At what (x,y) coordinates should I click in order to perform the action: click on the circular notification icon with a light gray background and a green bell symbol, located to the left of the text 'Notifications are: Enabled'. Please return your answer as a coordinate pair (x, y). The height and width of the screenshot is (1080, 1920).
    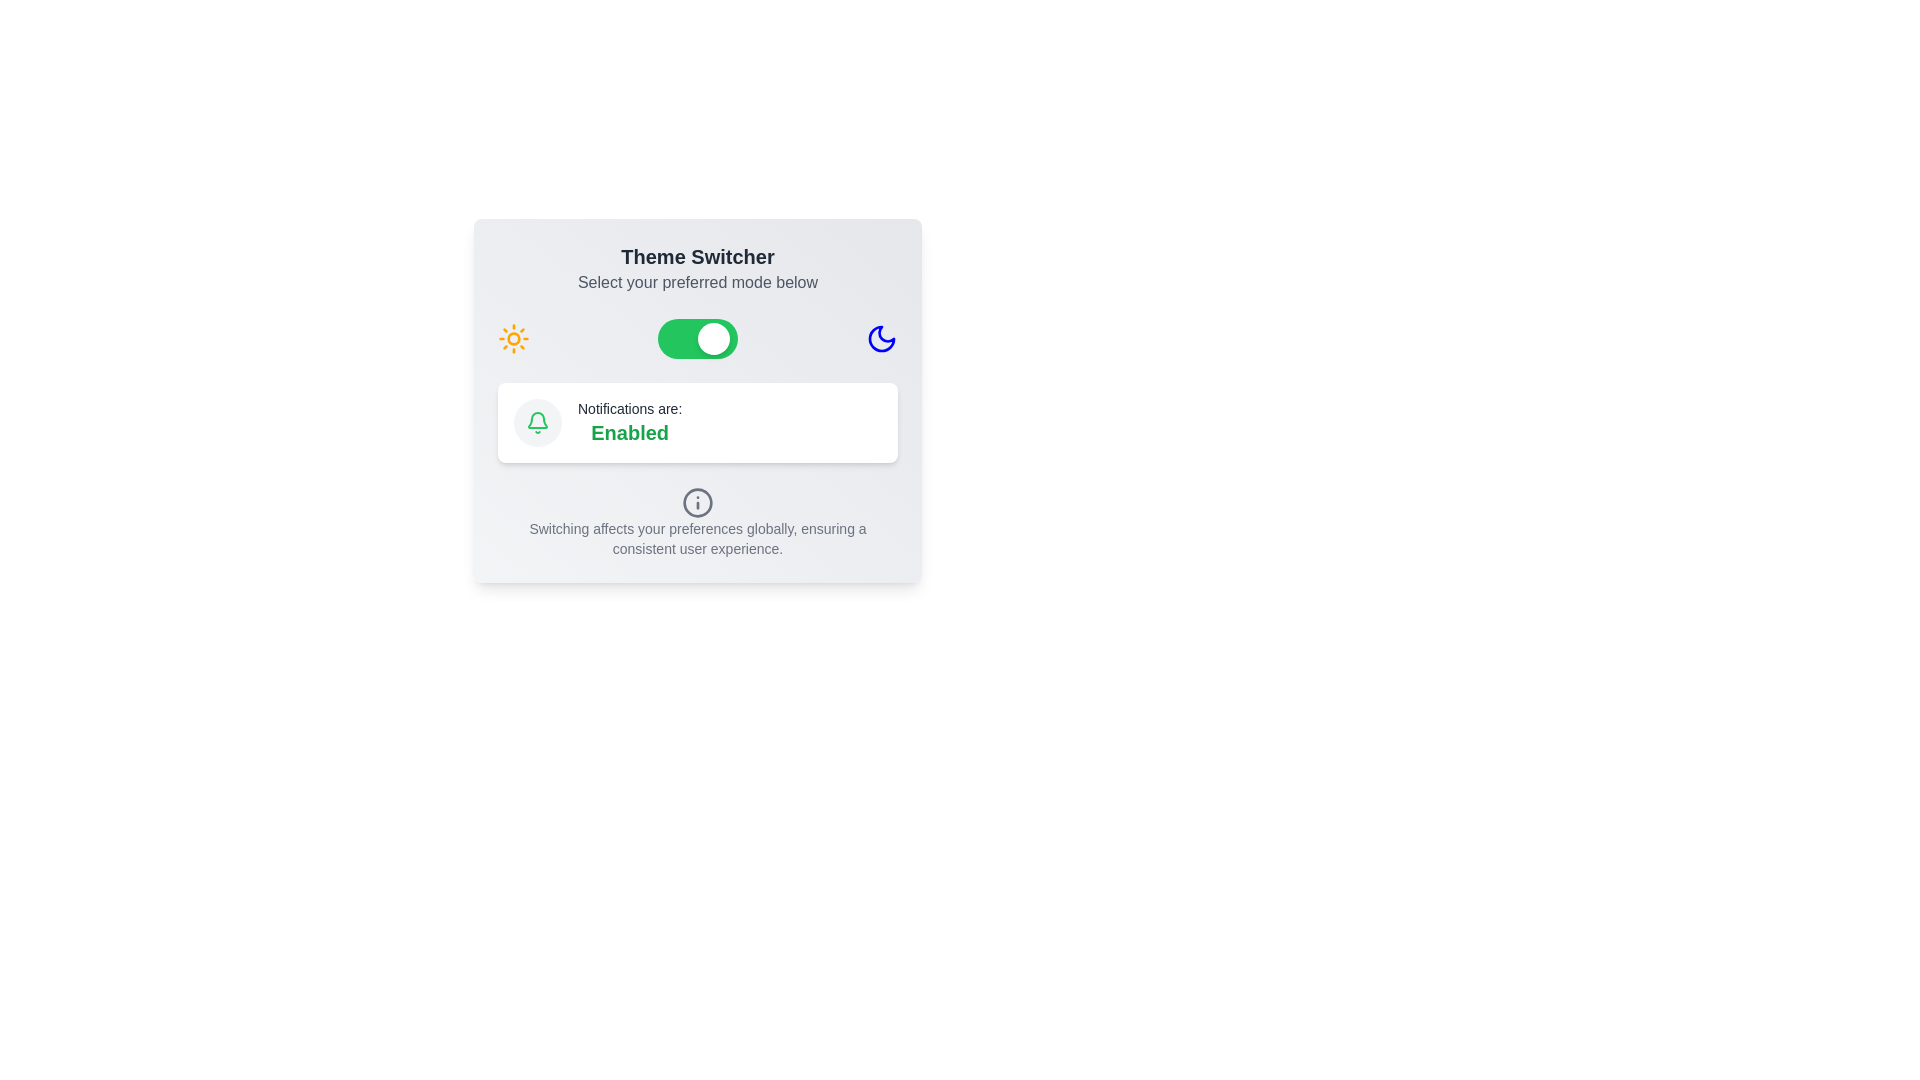
    Looking at the image, I should click on (537, 422).